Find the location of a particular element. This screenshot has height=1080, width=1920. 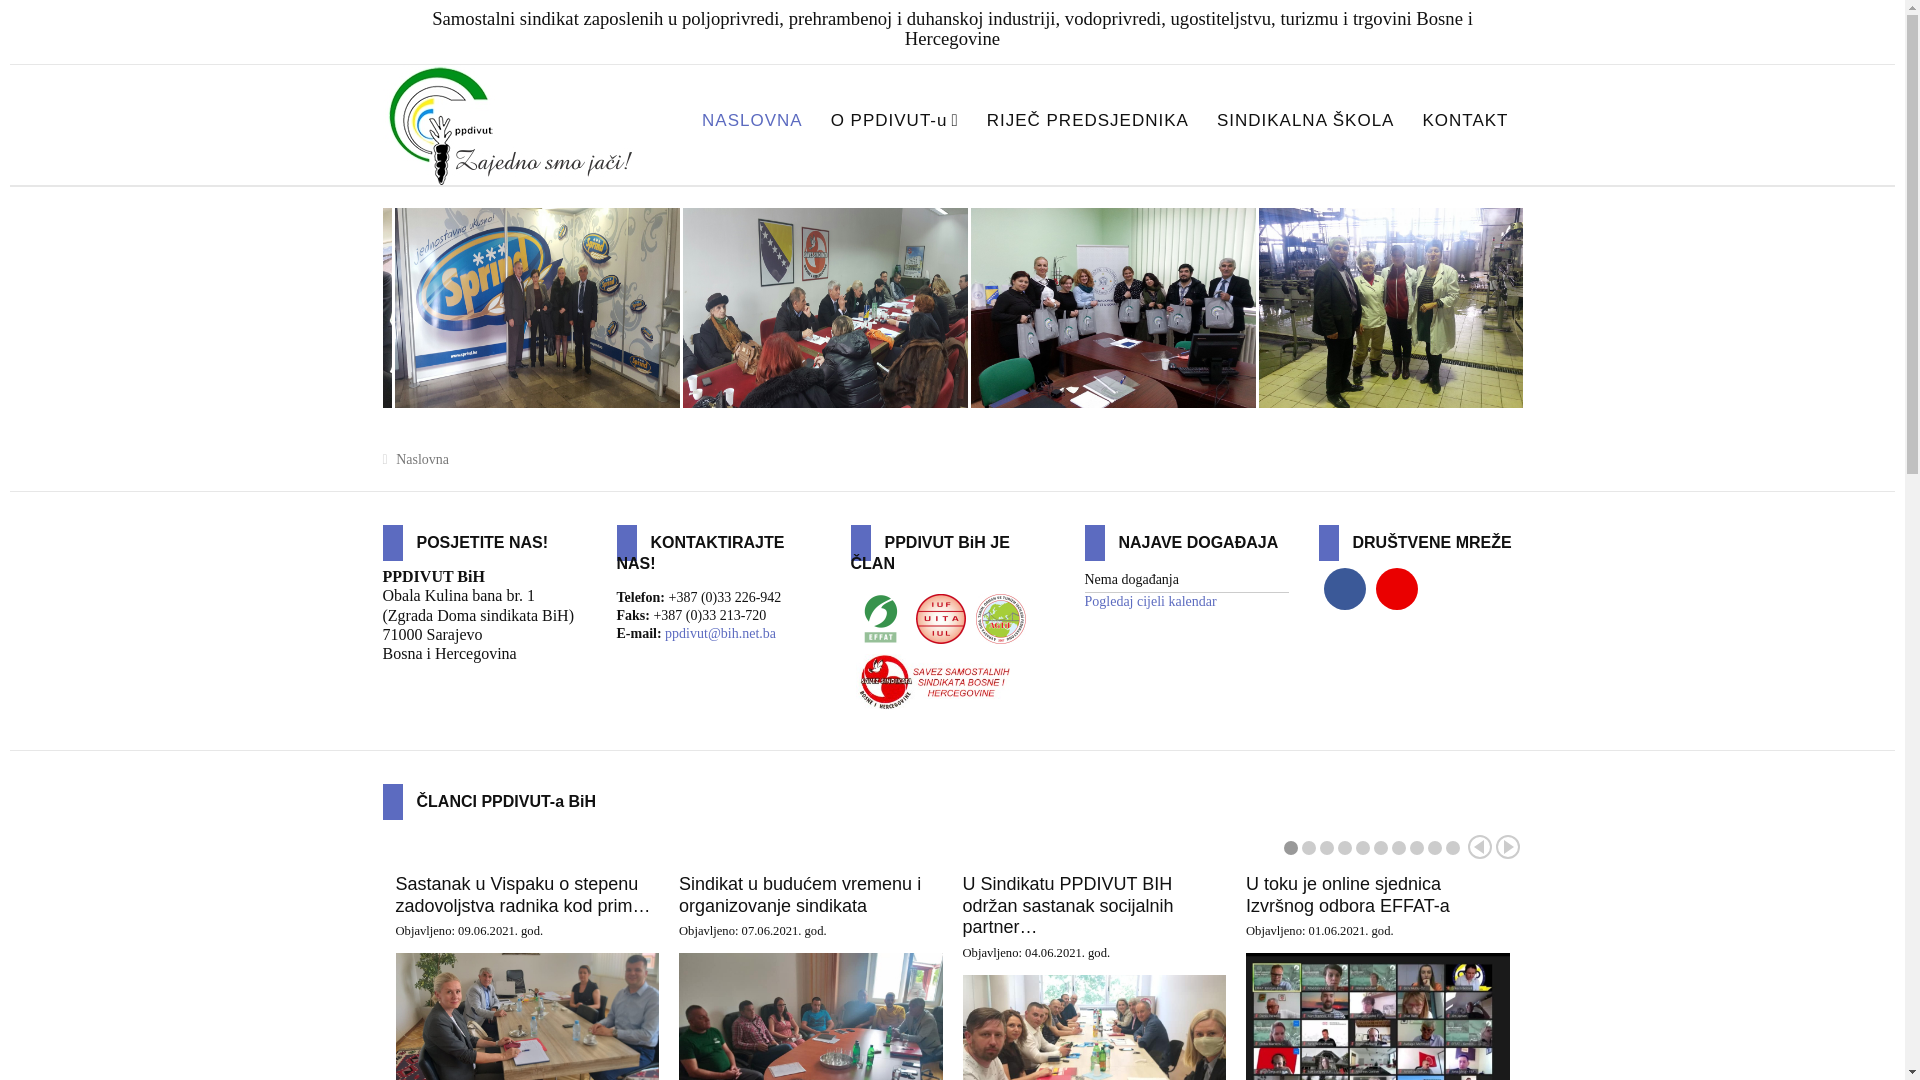

'8' is located at coordinates (1415, 848).